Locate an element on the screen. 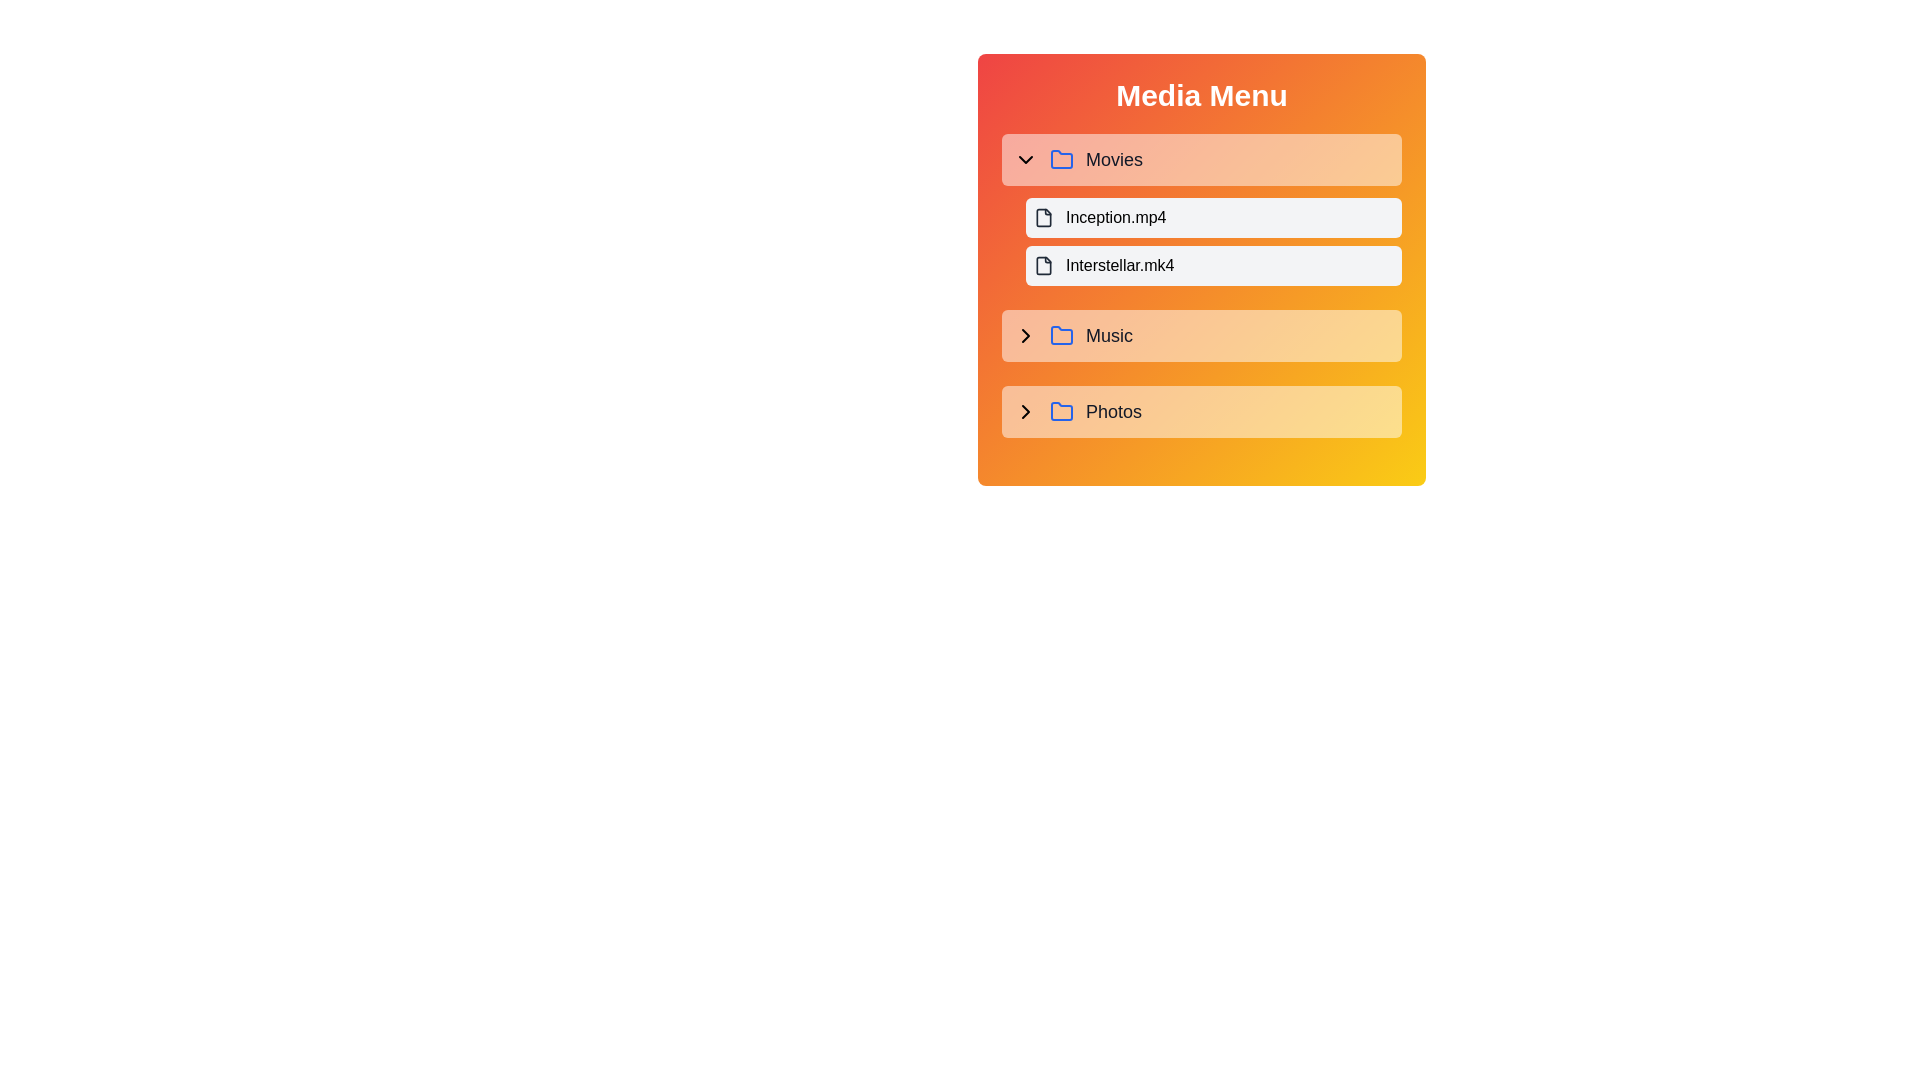  the small file icon with rounded corners located under the 'Movies' category, positioned to the left of the text 'Interstellar.mk4' is located at coordinates (1042, 265).